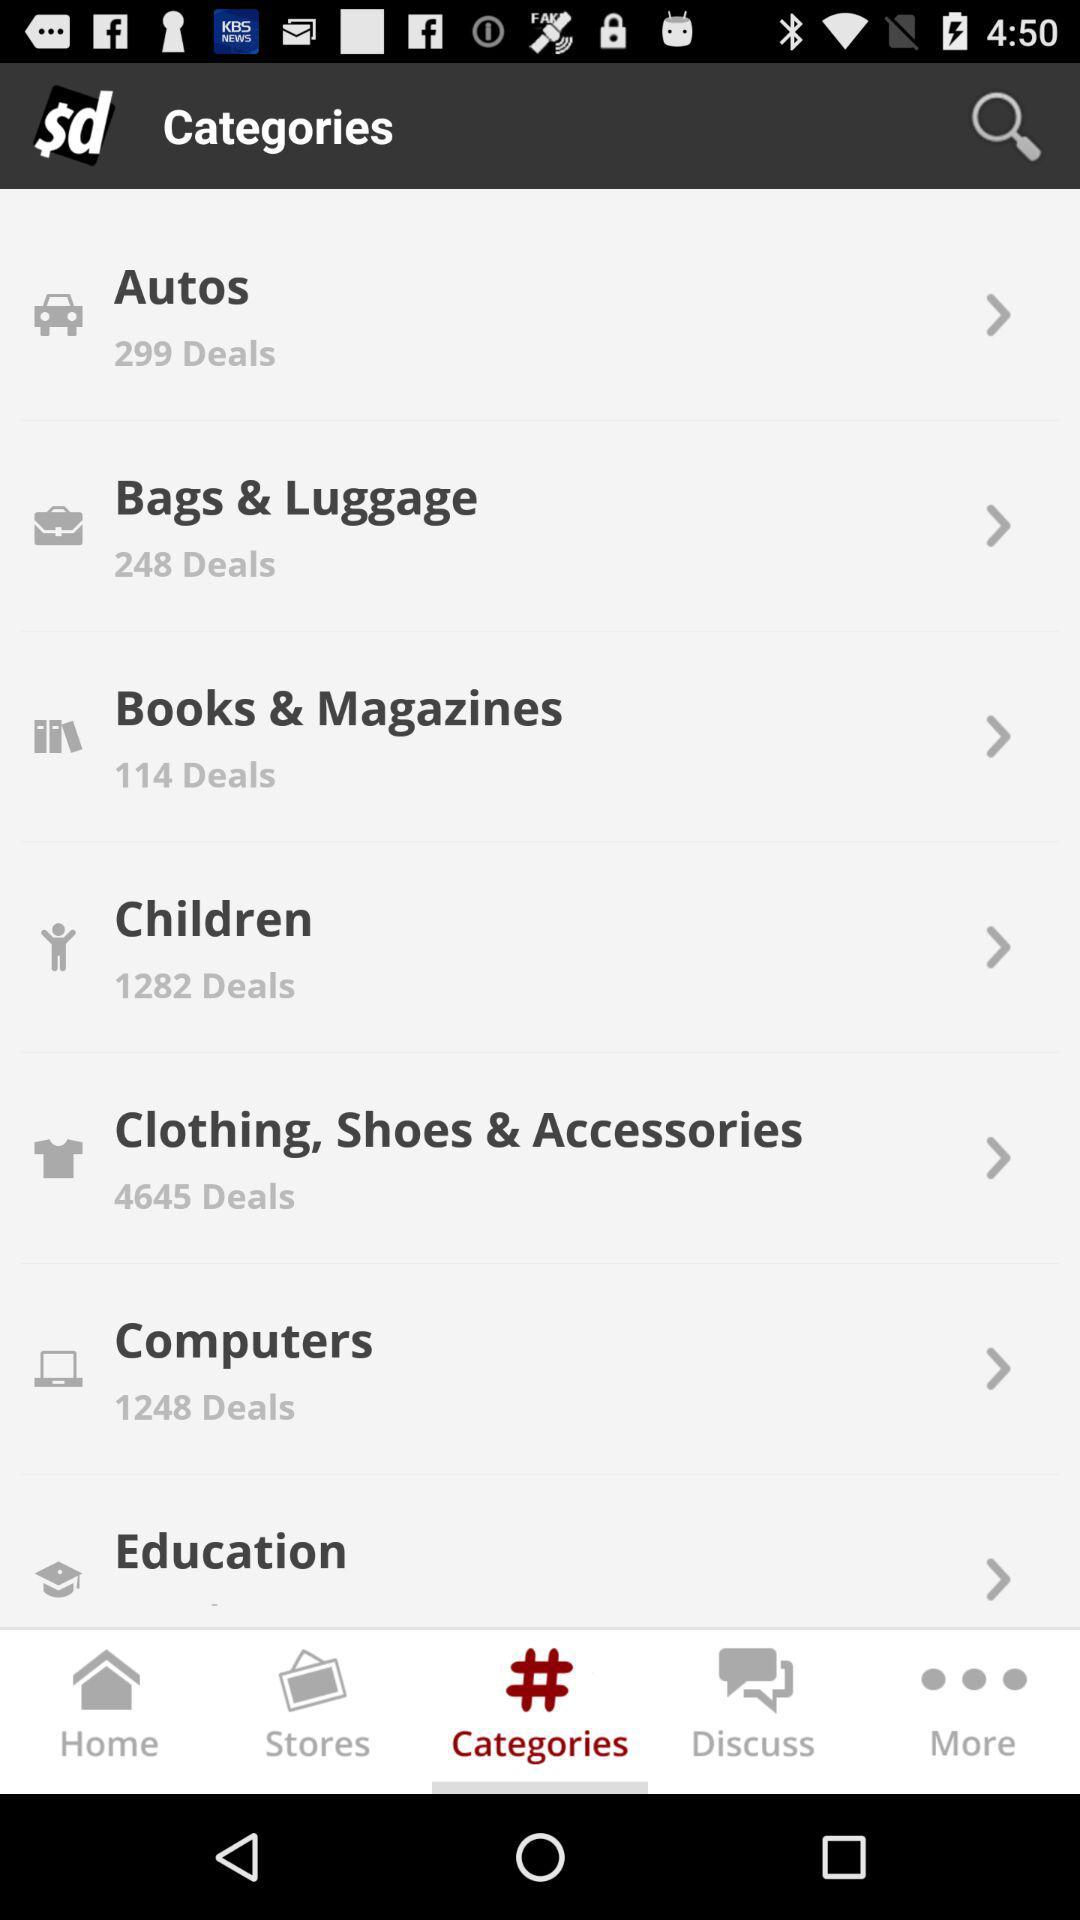 The height and width of the screenshot is (1920, 1080). I want to click on the app below bags & luggage app, so click(195, 562).